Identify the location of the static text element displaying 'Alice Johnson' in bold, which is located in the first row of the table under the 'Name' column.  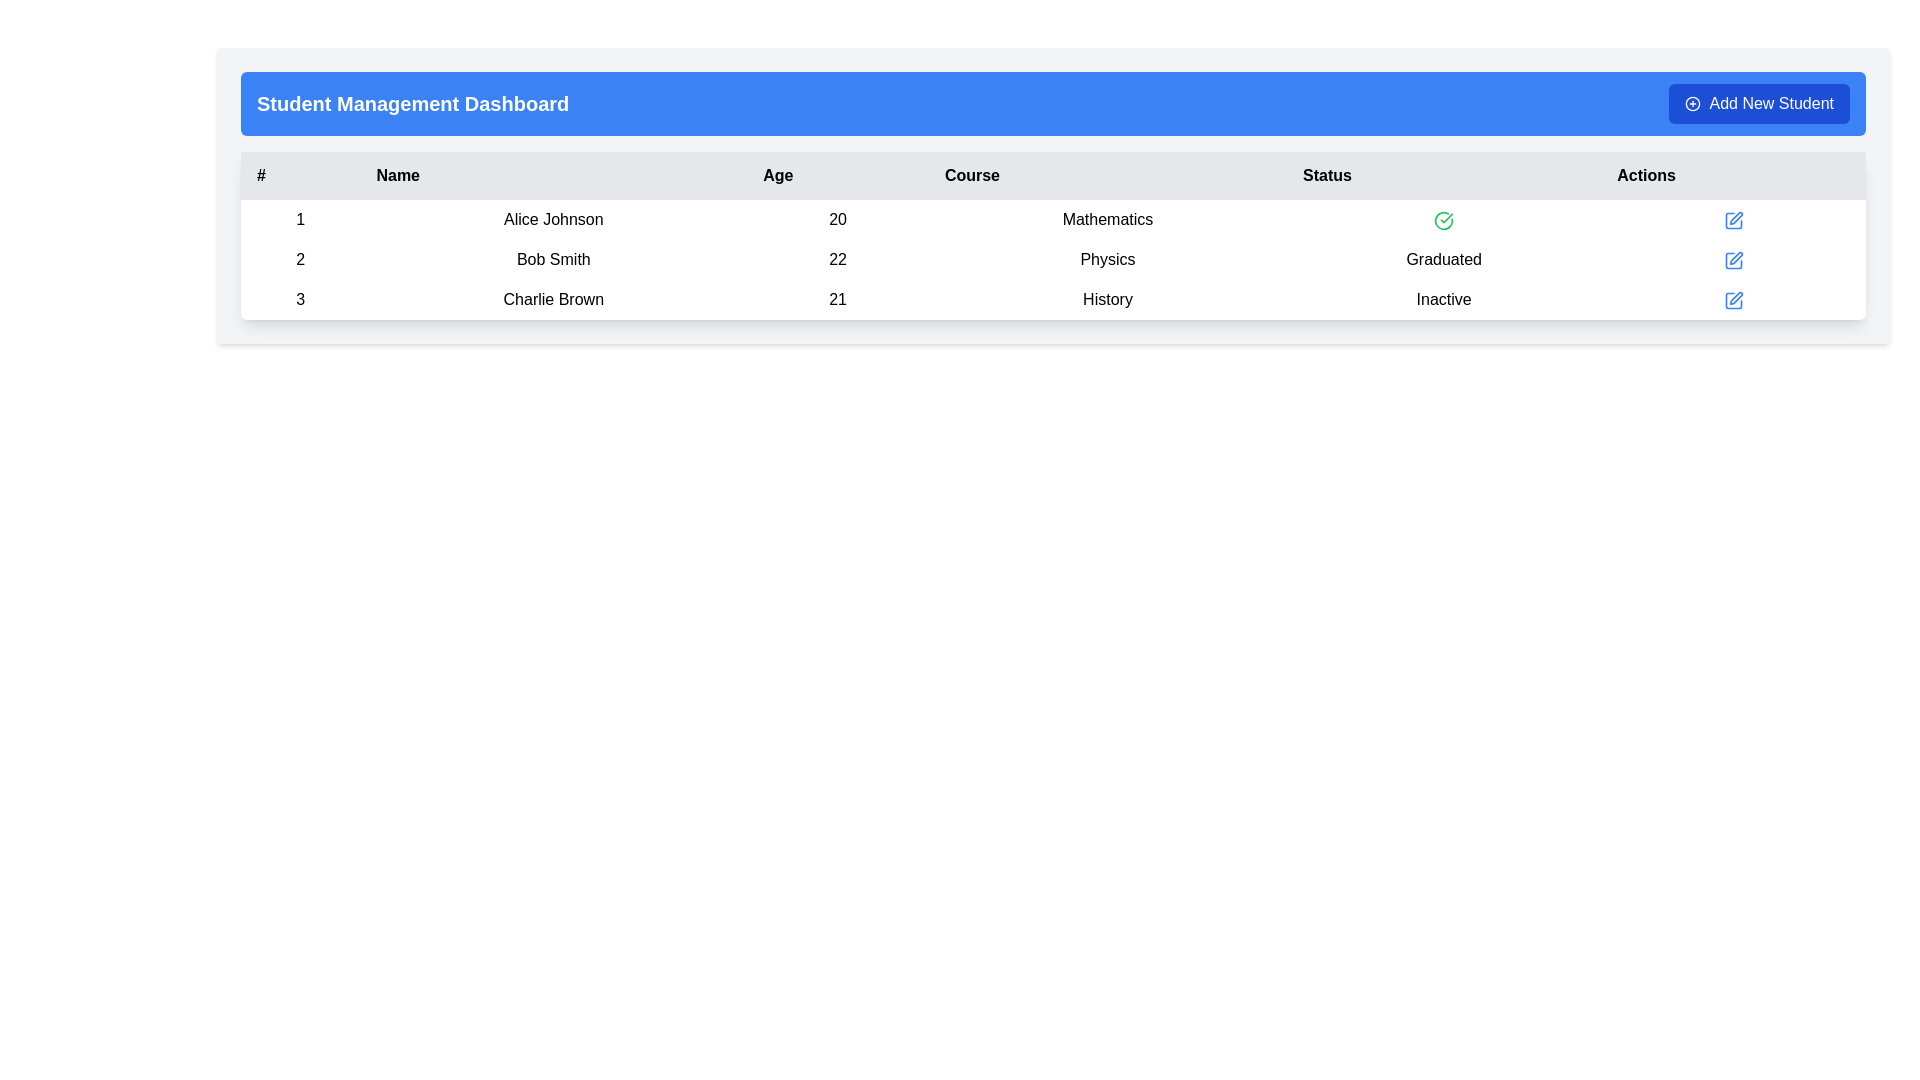
(553, 219).